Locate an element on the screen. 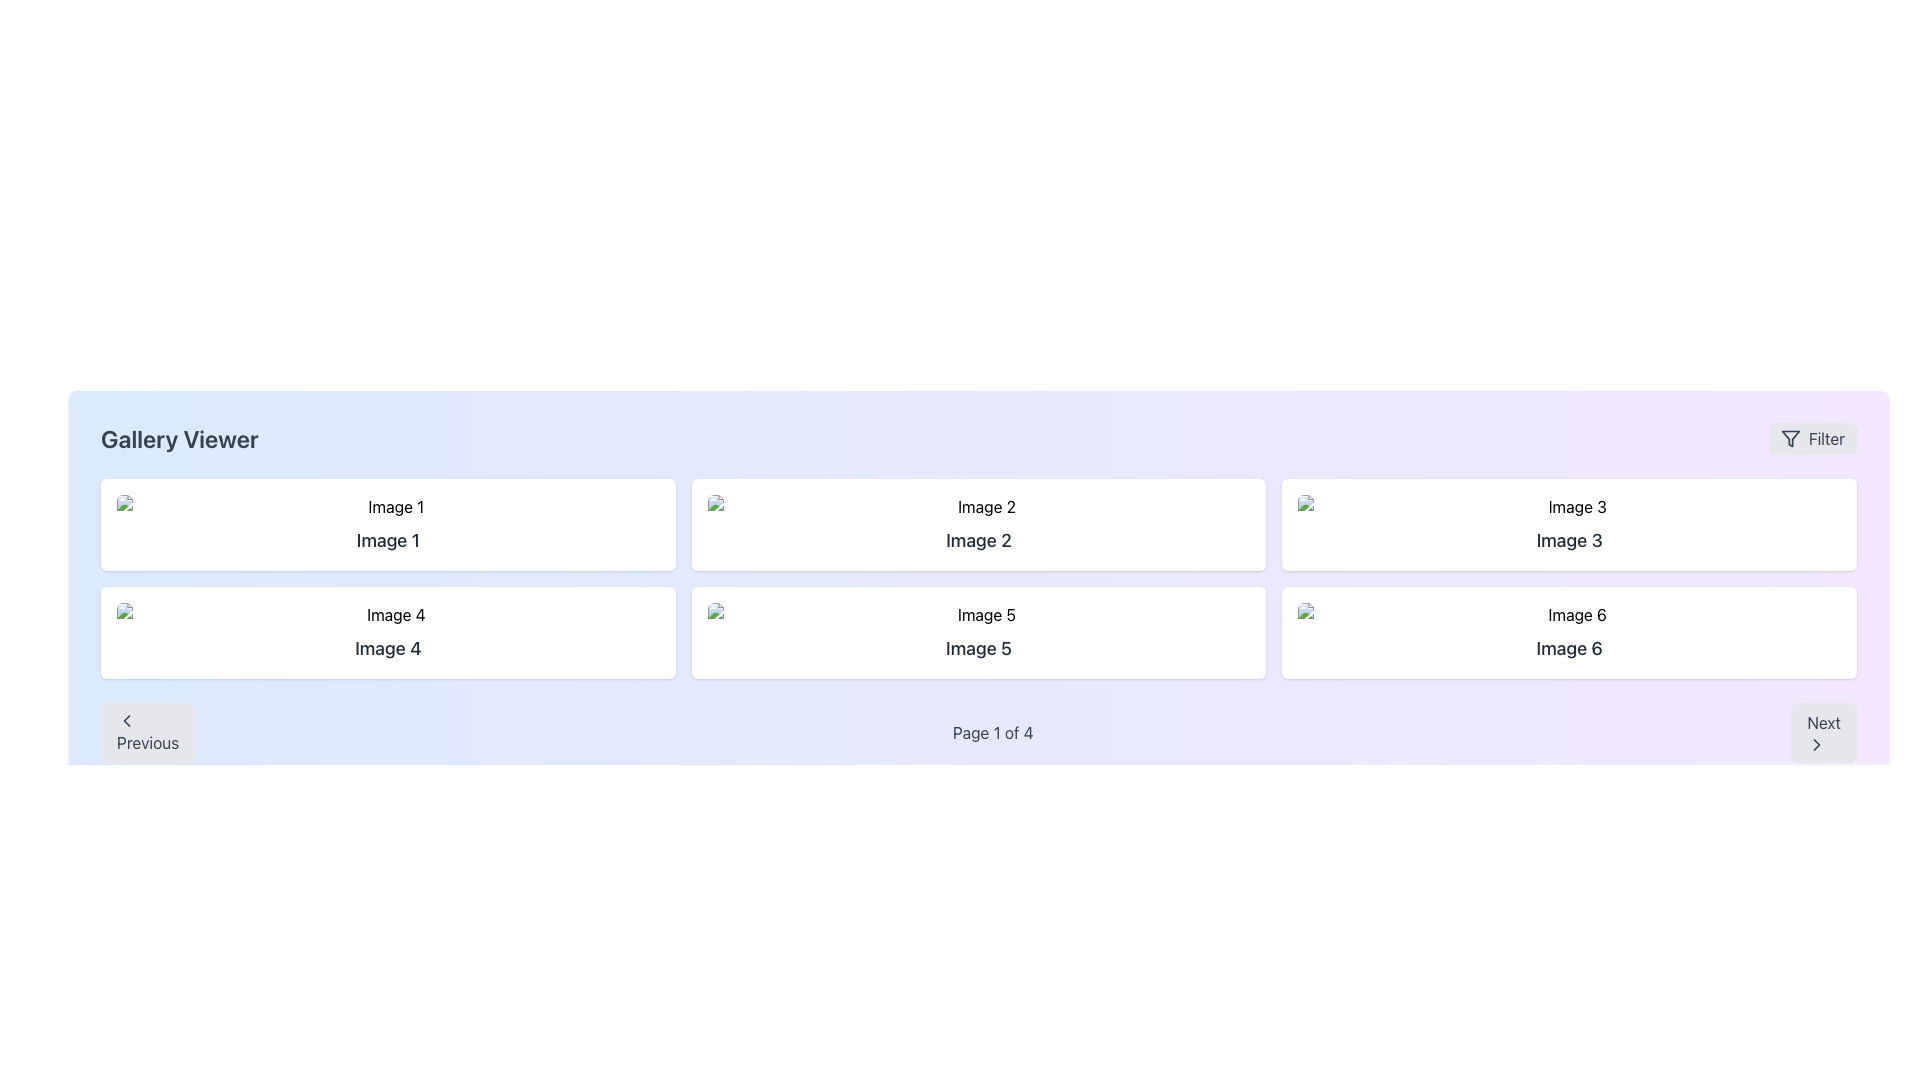 The width and height of the screenshot is (1920, 1080). text label 'Image 6' located in the rightmost position of the second row of a grid layout, styled in medium font weight and gray color is located at coordinates (1568, 648).